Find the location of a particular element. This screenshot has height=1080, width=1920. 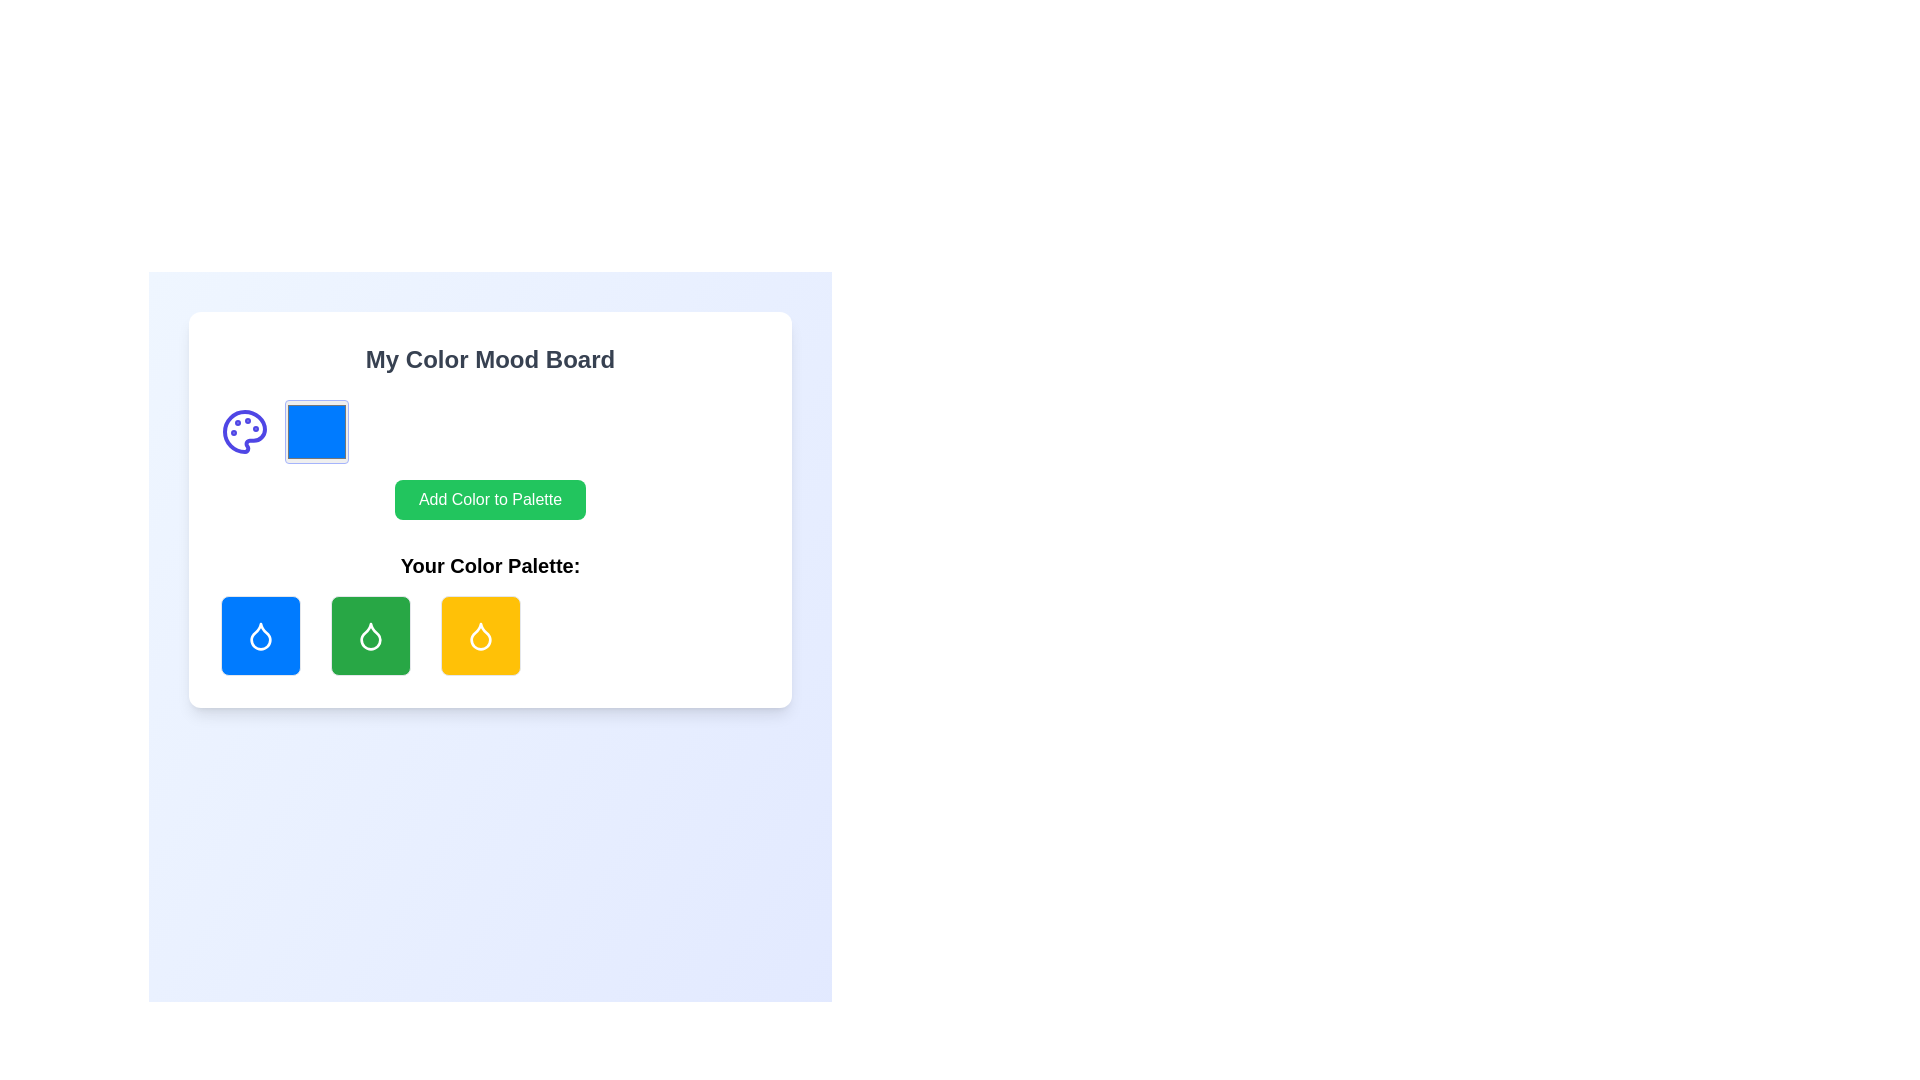

keyboard navigation is located at coordinates (371, 636).